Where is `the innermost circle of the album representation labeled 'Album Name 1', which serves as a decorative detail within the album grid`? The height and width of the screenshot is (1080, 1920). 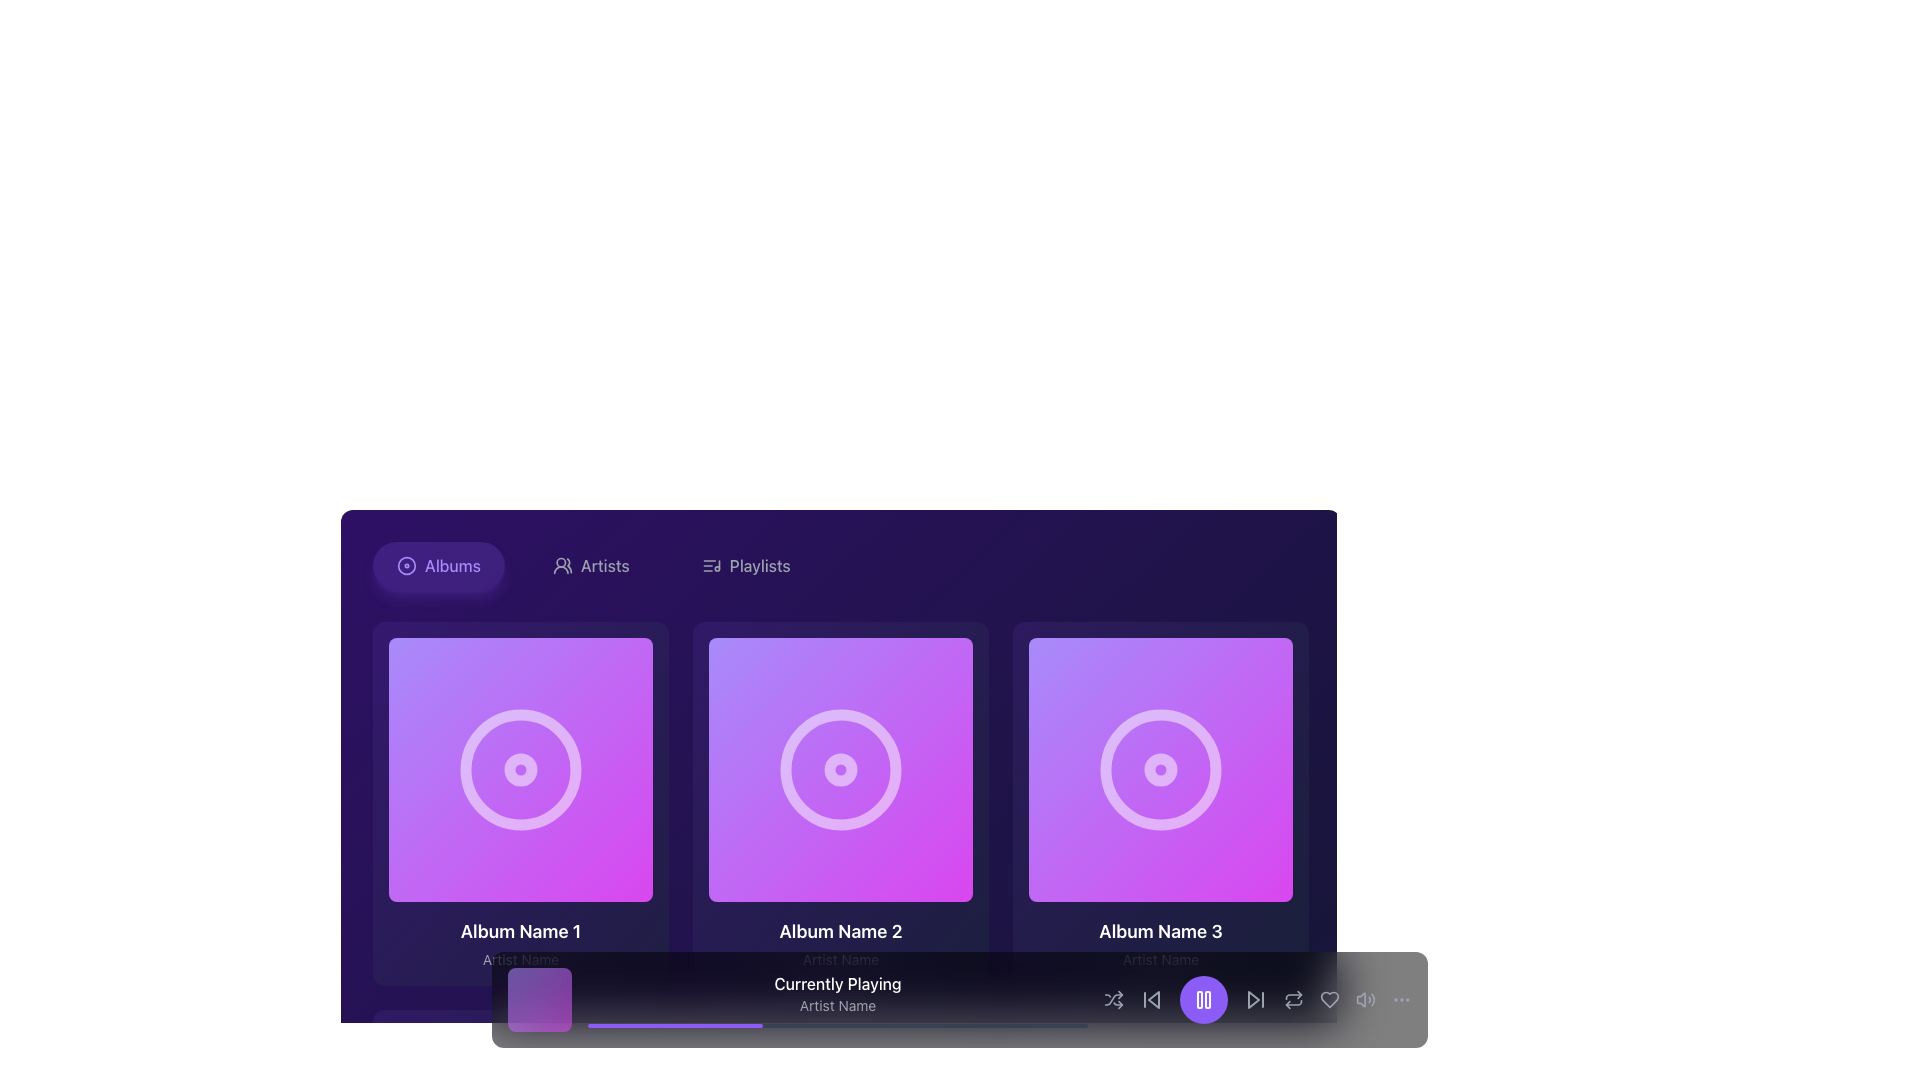
the innermost circle of the album representation labeled 'Album Name 1', which serves as a decorative detail within the album grid is located at coordinates (521, 769).